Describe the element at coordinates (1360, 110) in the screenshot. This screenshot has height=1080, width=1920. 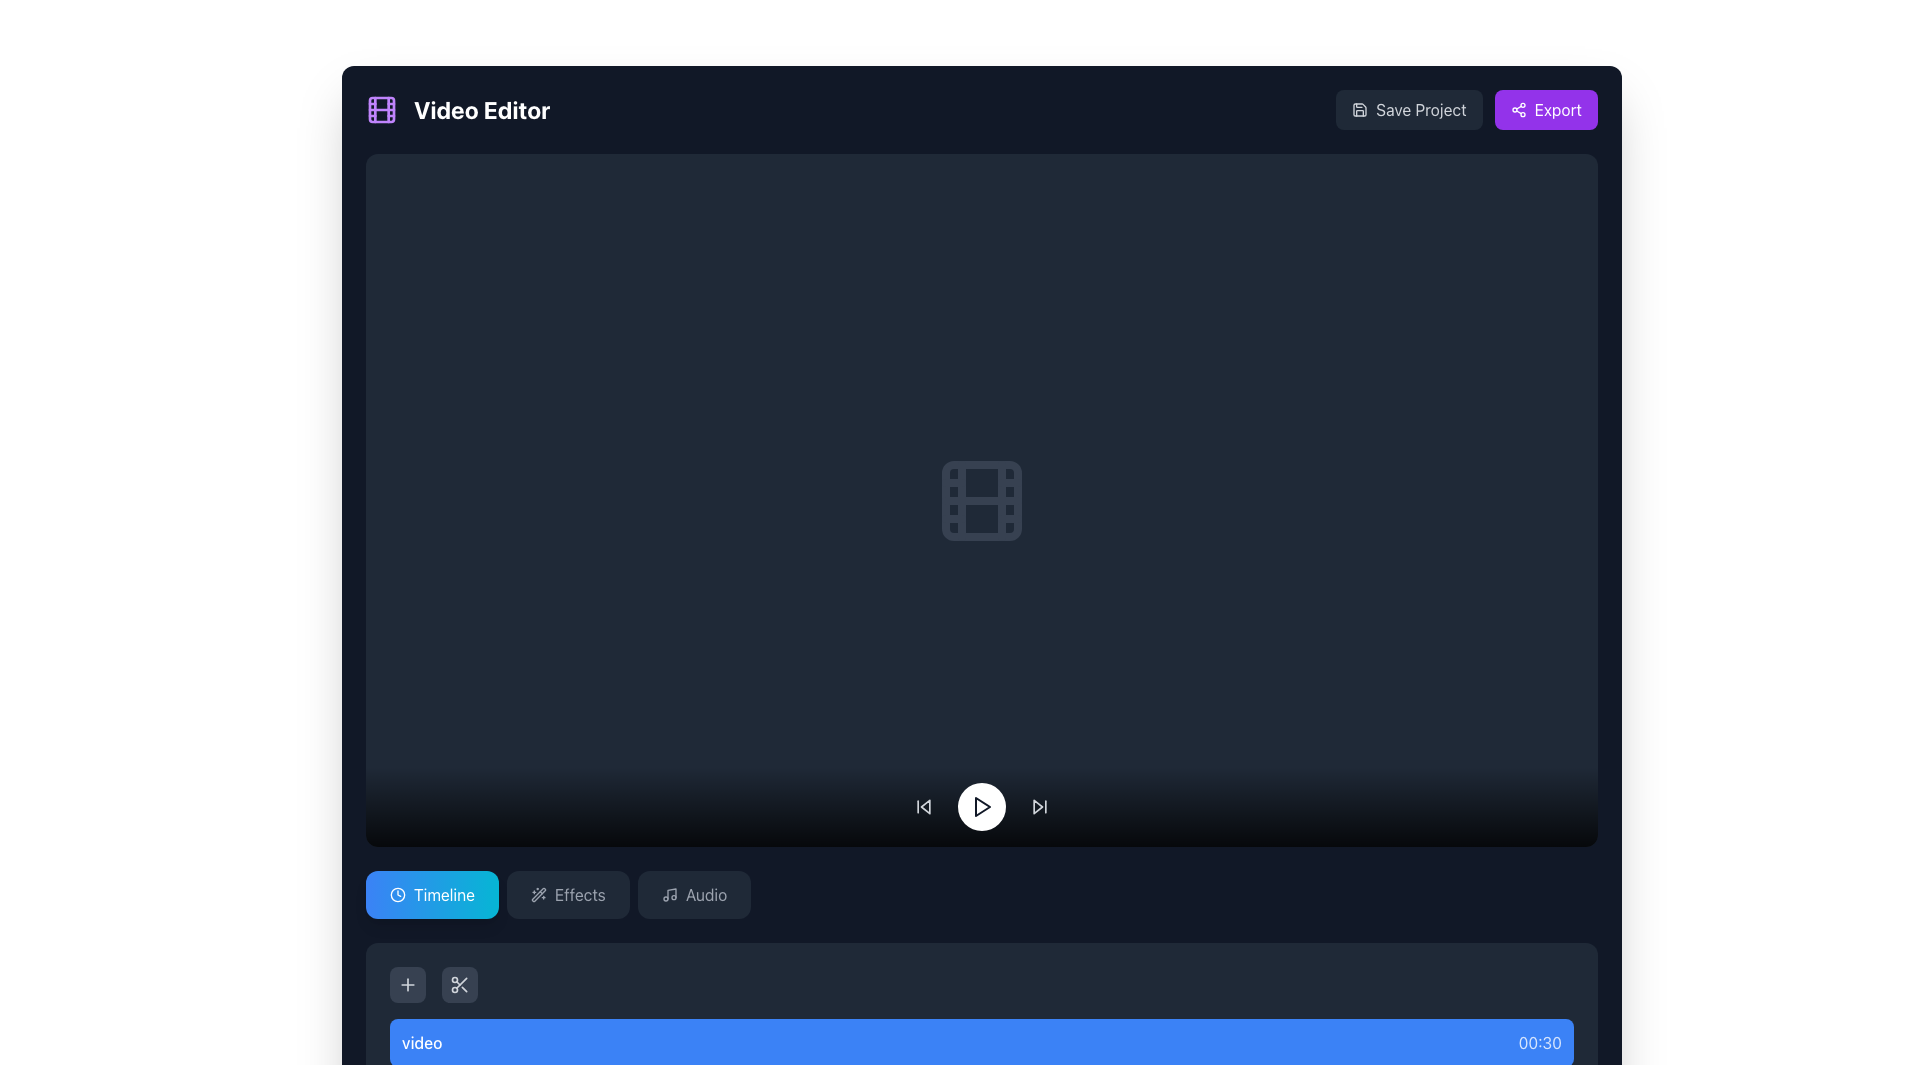
I see `the save icon within the 'Save Project' button, which is styled as a minimalistic floppy disk icon located at the top-right section of the interface` at that location.